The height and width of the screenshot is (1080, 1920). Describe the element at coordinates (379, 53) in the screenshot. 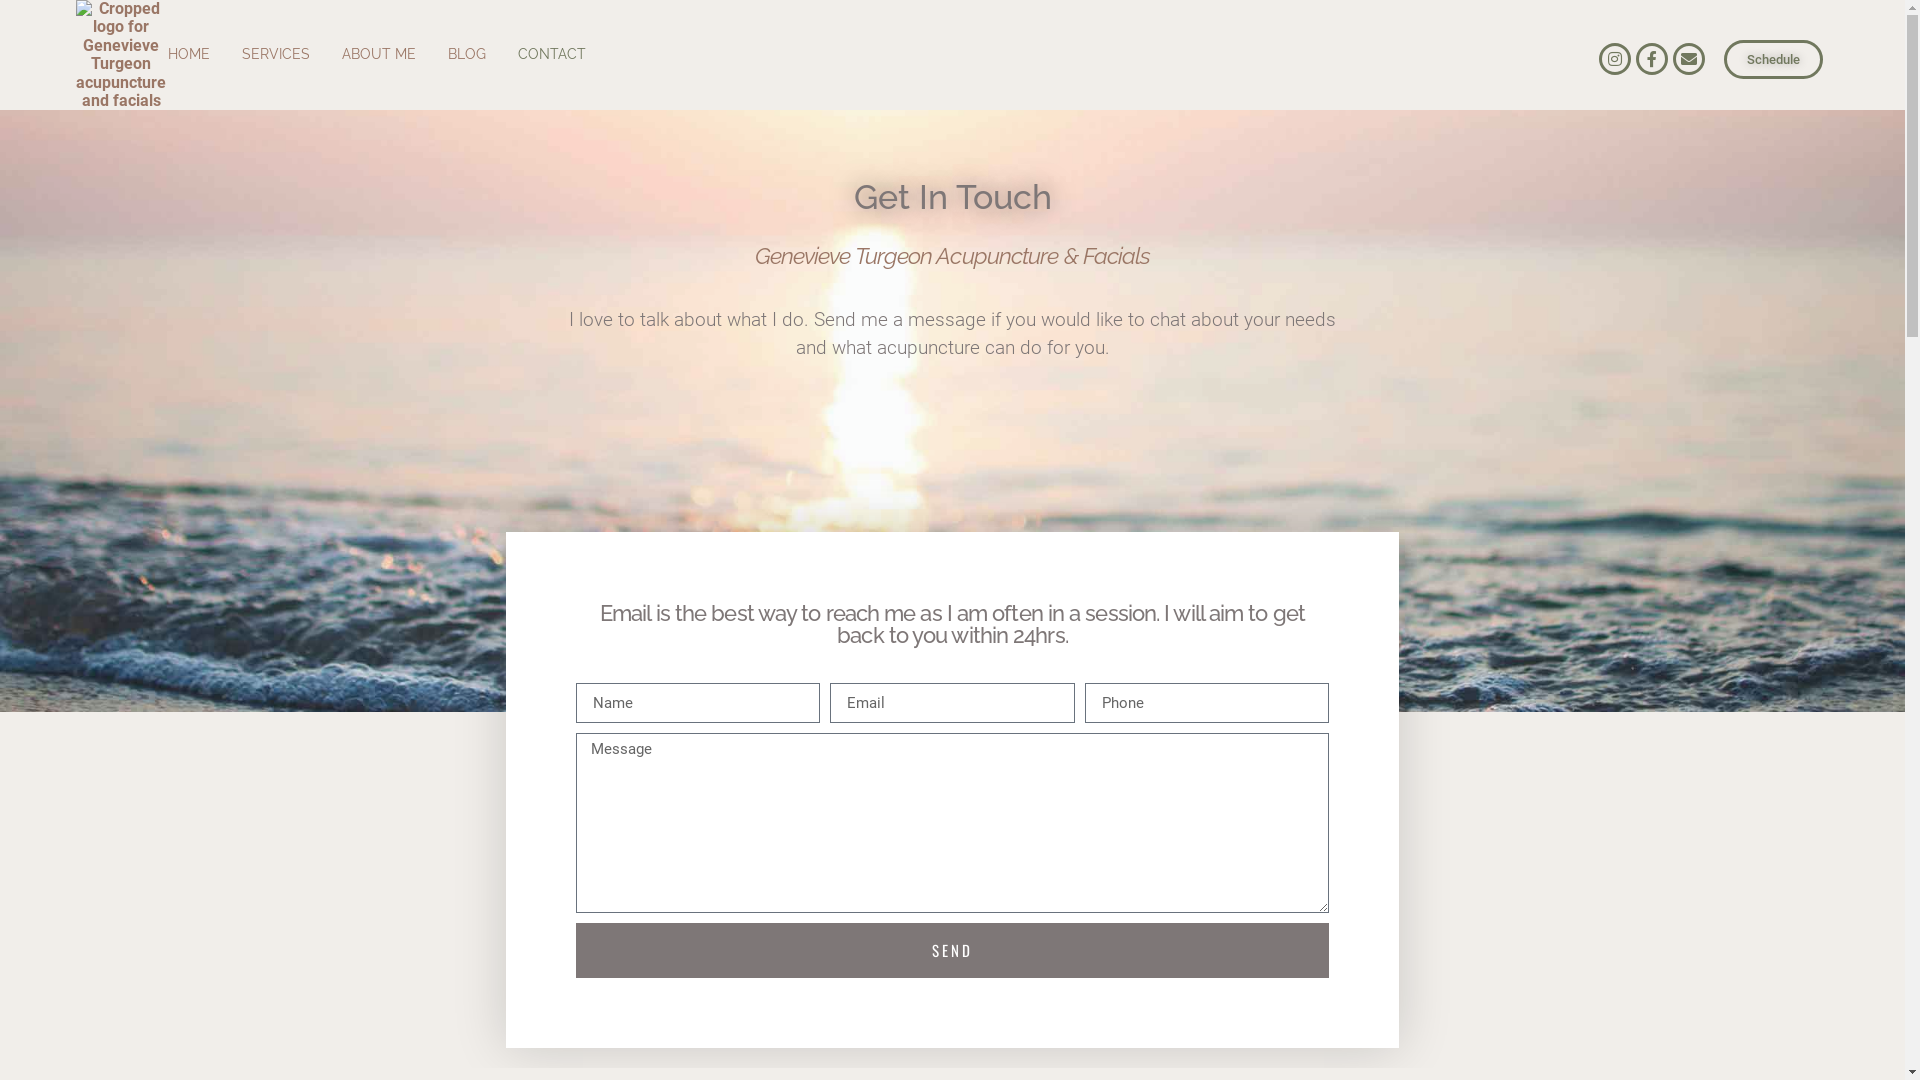

I see `'ABOUT ME'` at that location.